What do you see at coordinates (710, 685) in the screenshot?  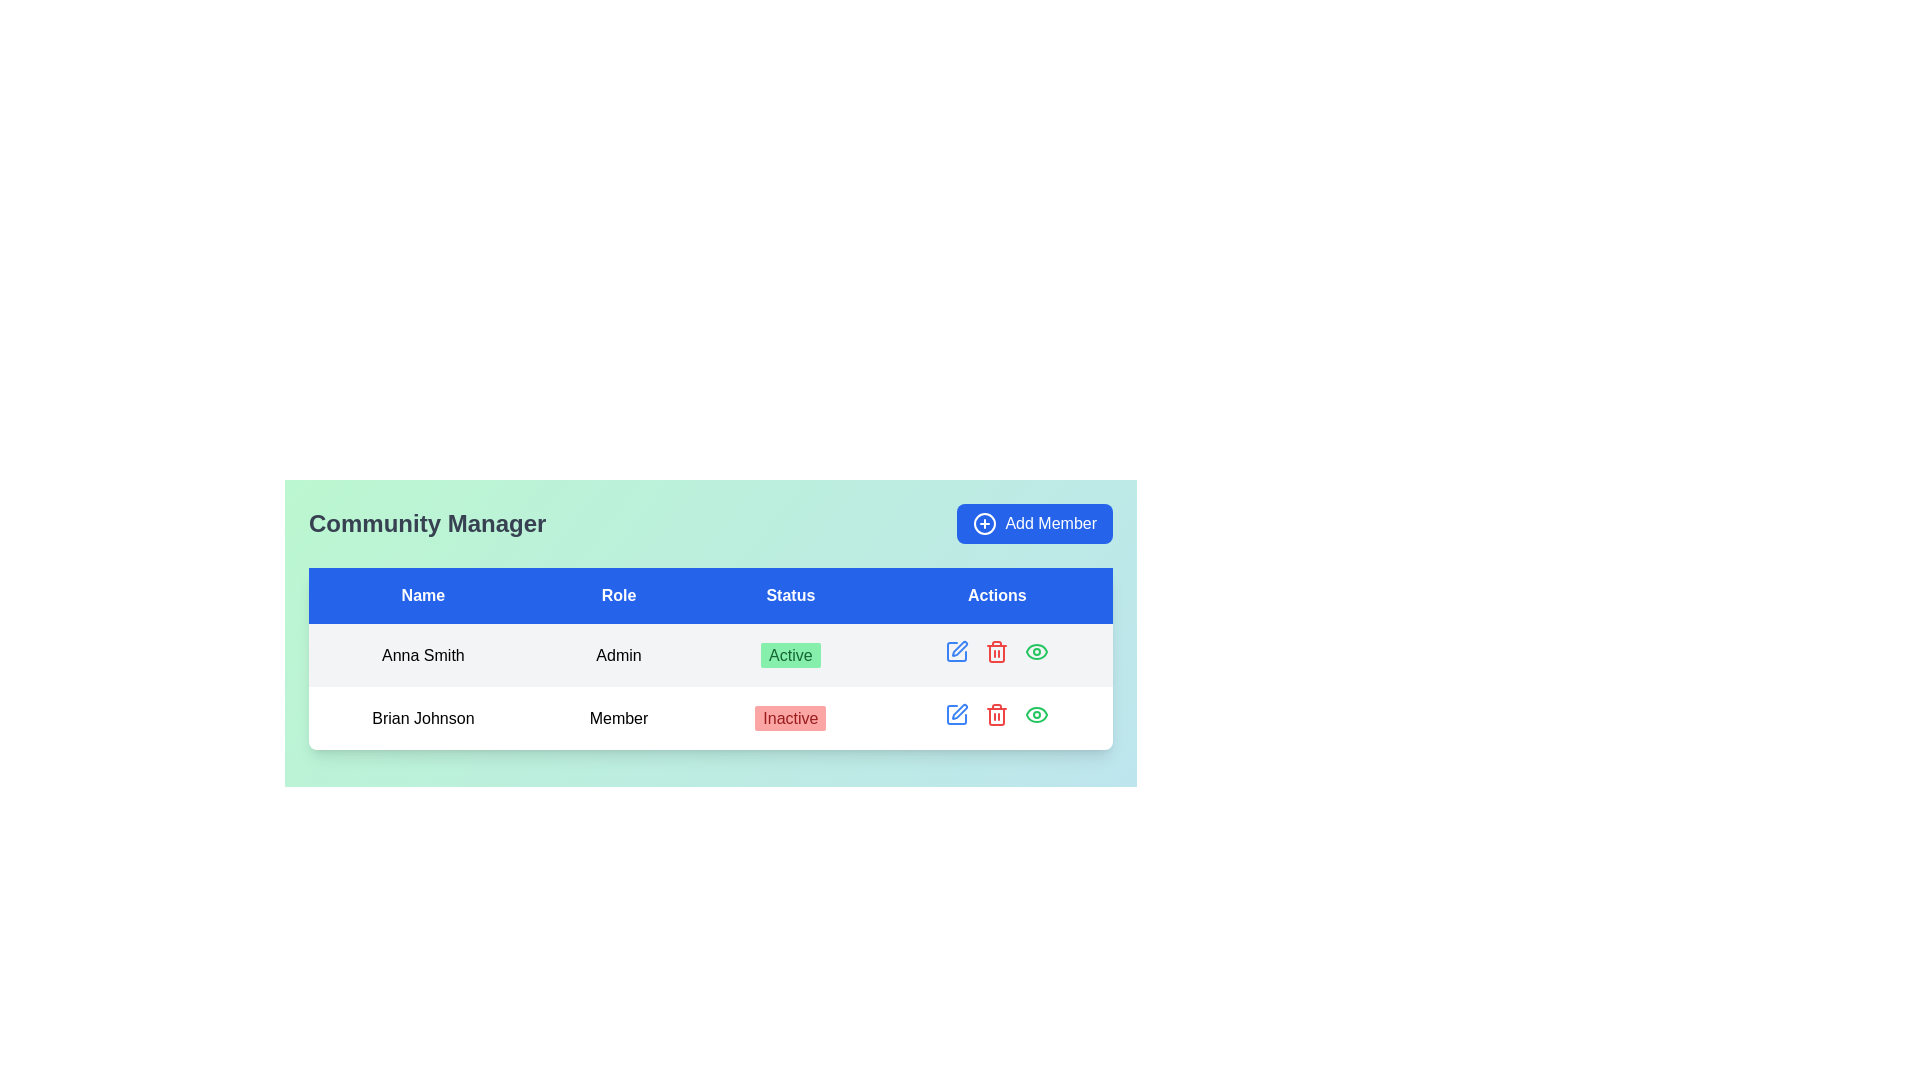 I see `textual content of the second row in the table titled 'Community Manager', which displays the name 'Brian Johnson', the role 'Member', and the status 'Inactive' highlighted in red` at bounding box center [710, 685].